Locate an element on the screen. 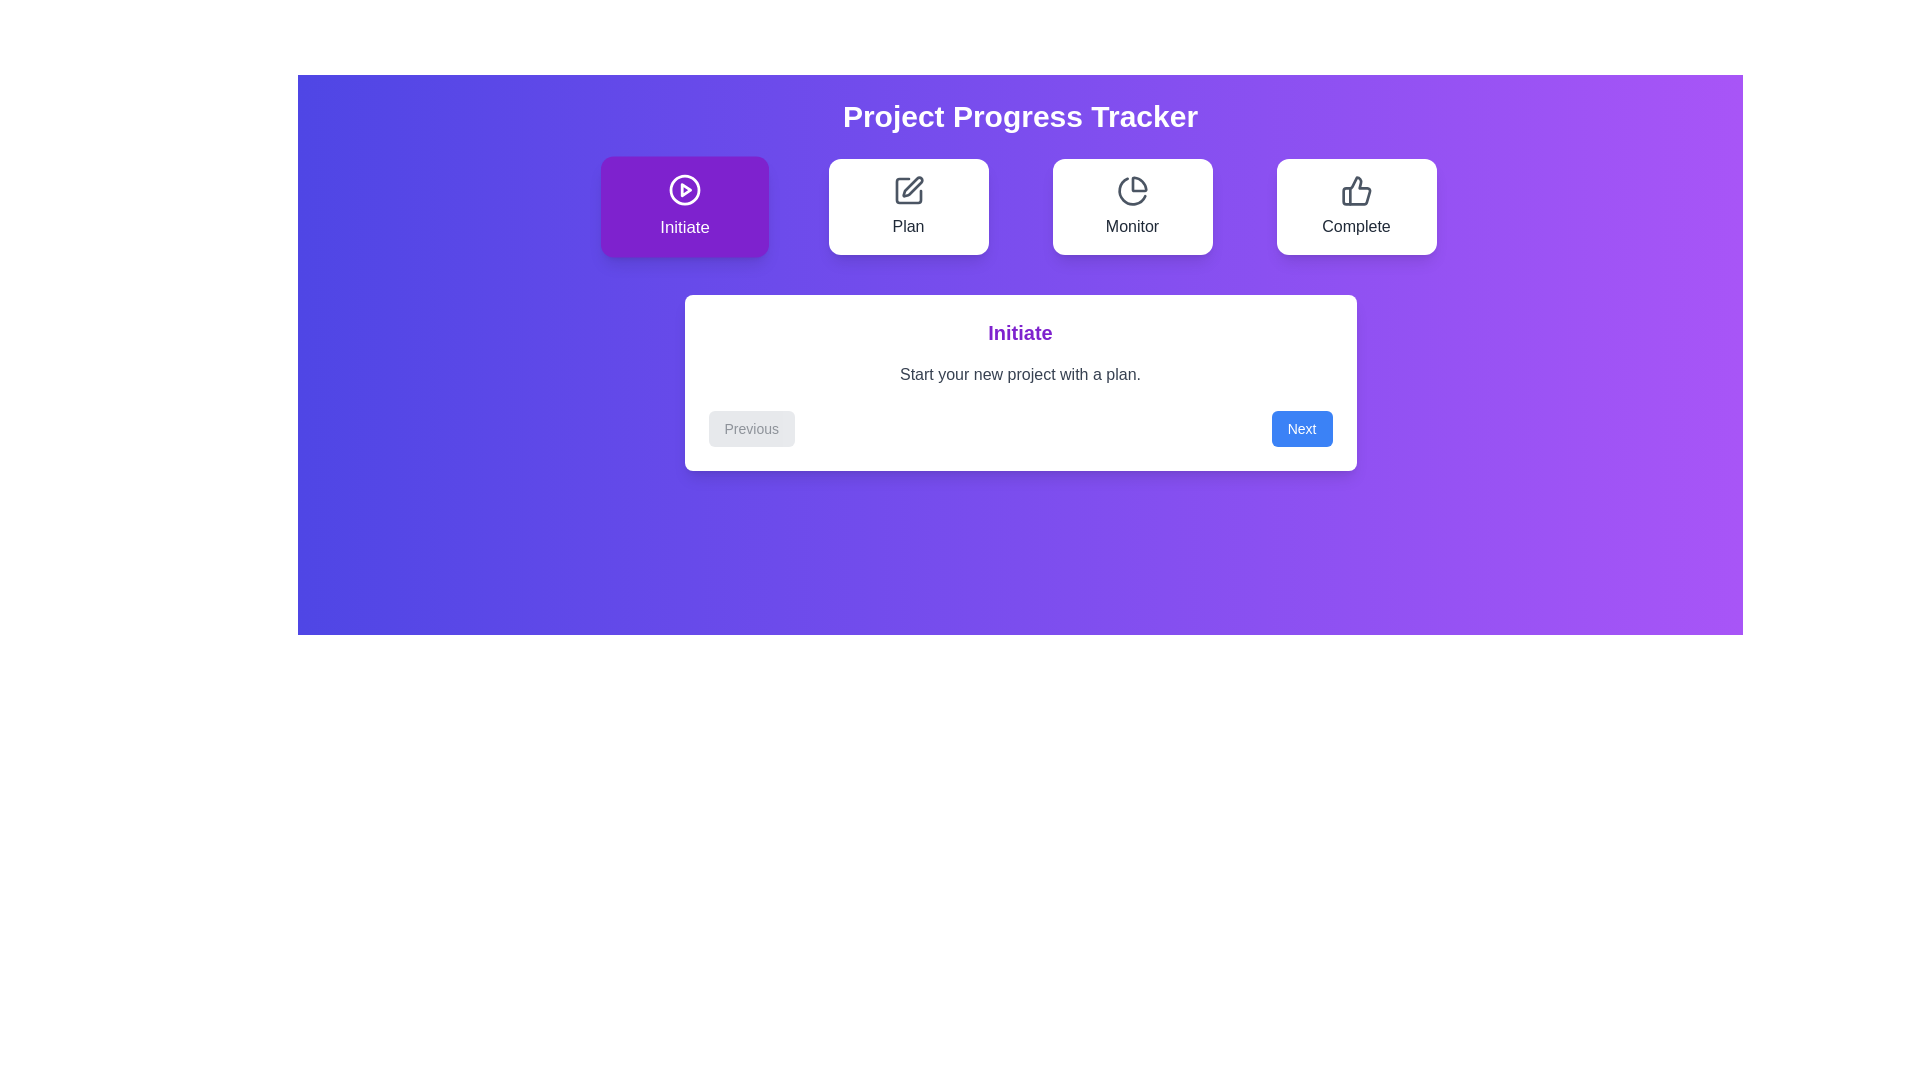 The image size is (1920, 1080). the step Monitor in the progress tracker is located at coordinates (1132, 207).